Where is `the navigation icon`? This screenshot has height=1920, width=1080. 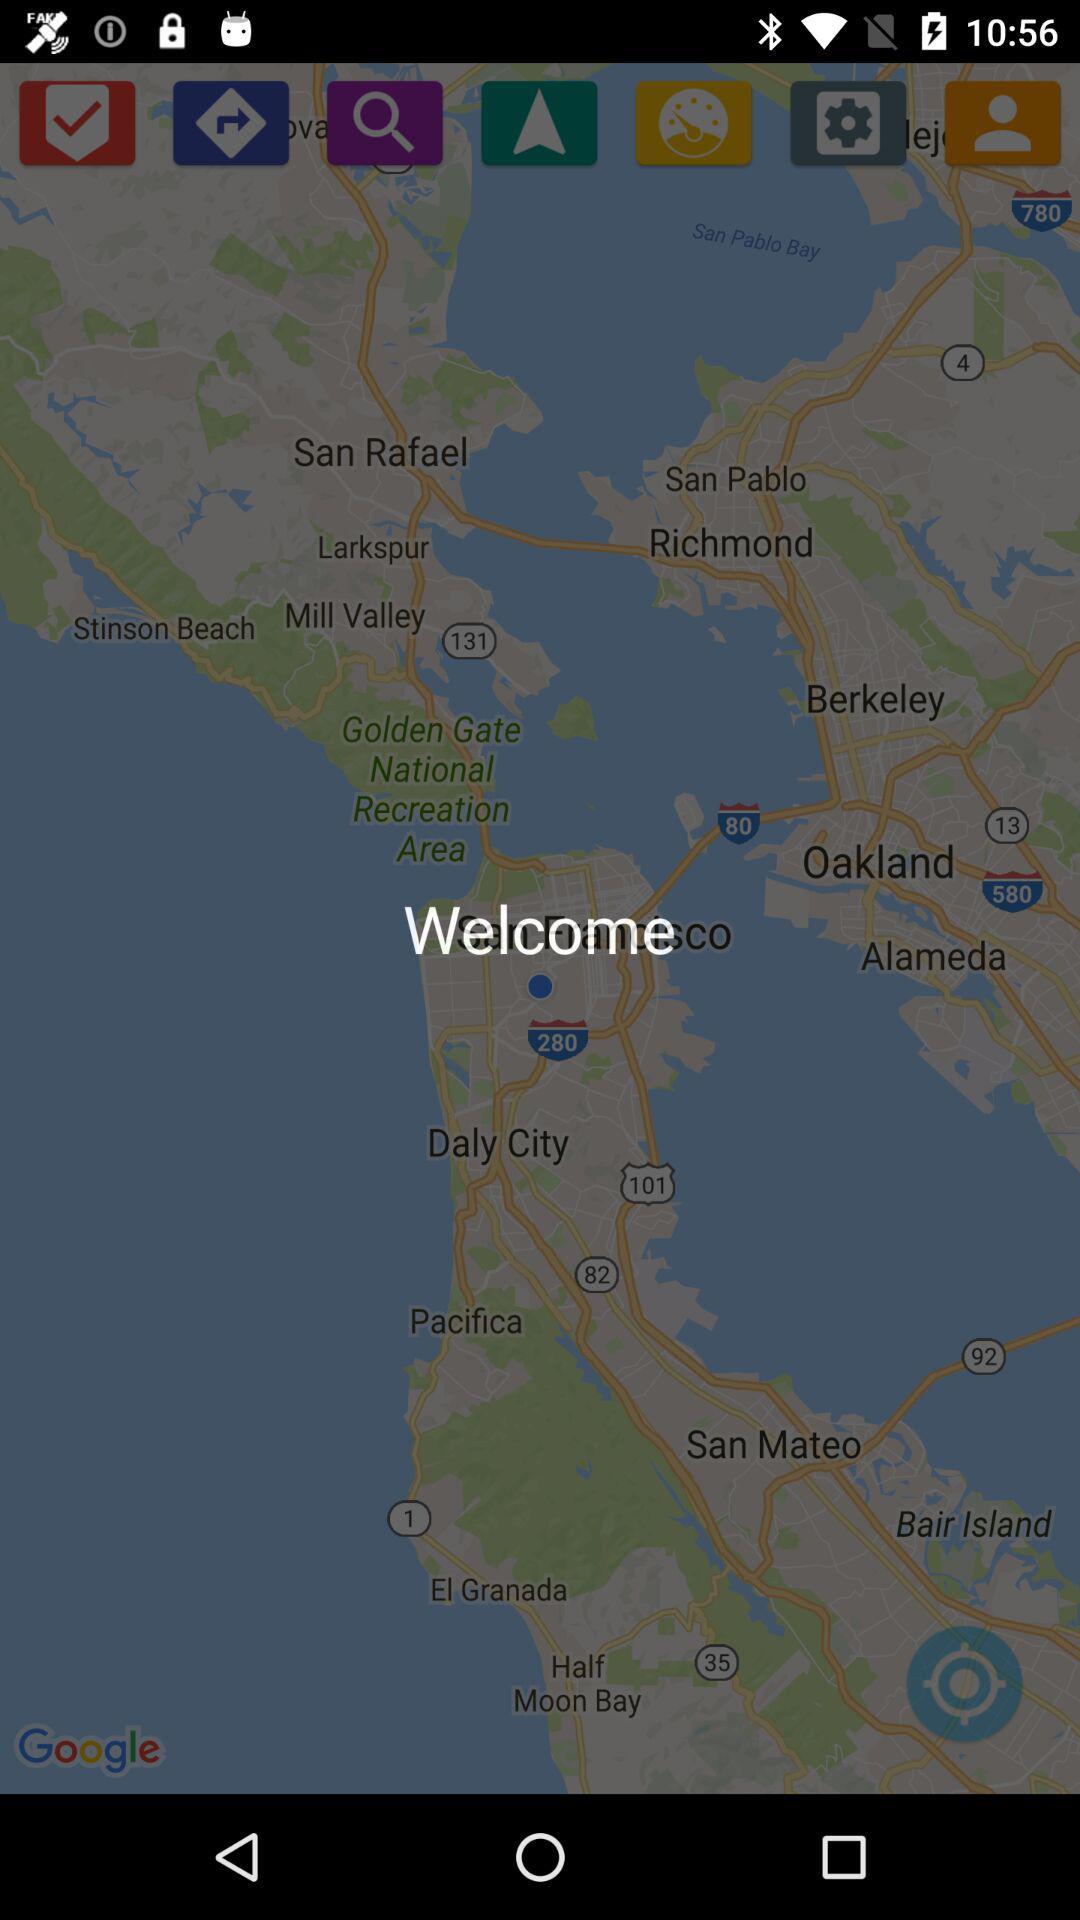 the navigation icon is located at coordinates (538, 121).